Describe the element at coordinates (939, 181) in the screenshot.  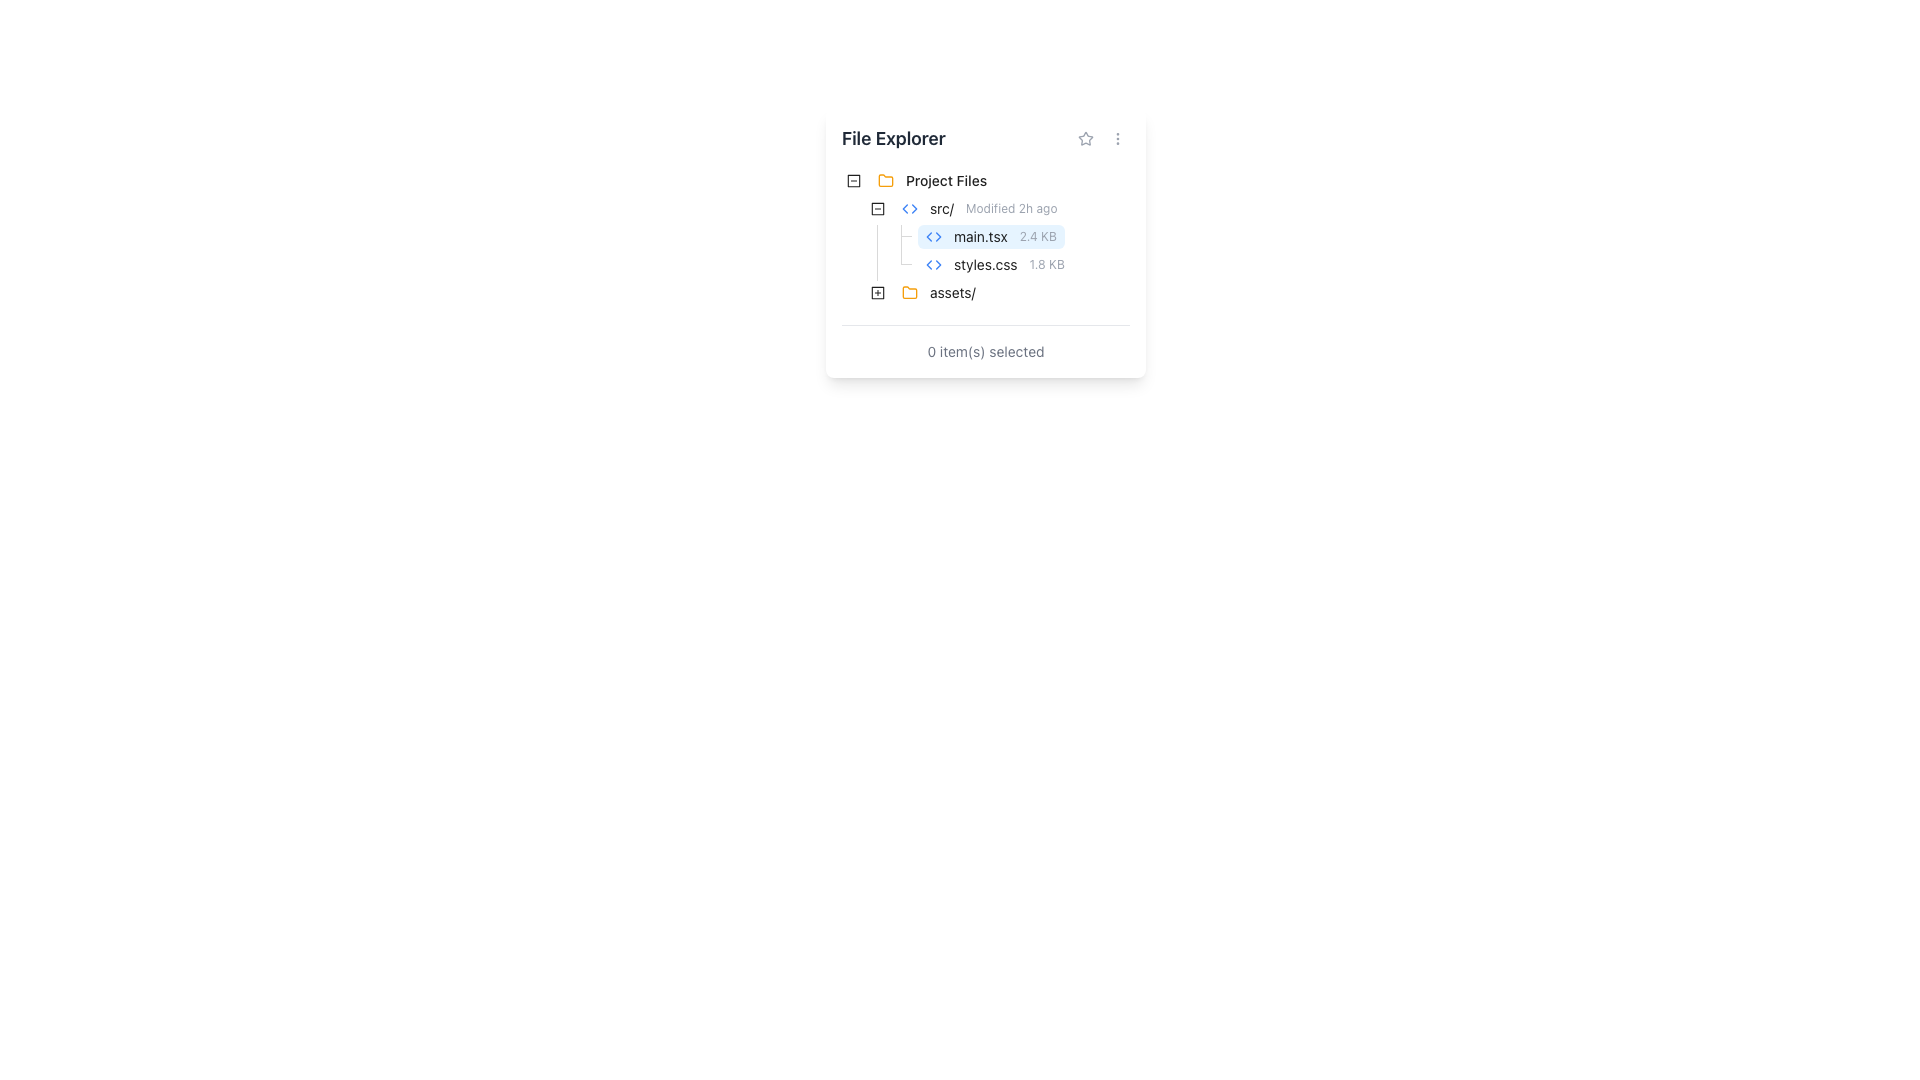
I see `the 'Project Files' tree node, which features a yellowish-amber folder icon and is the topmost entry in the file explorer hierarchy` at that location.